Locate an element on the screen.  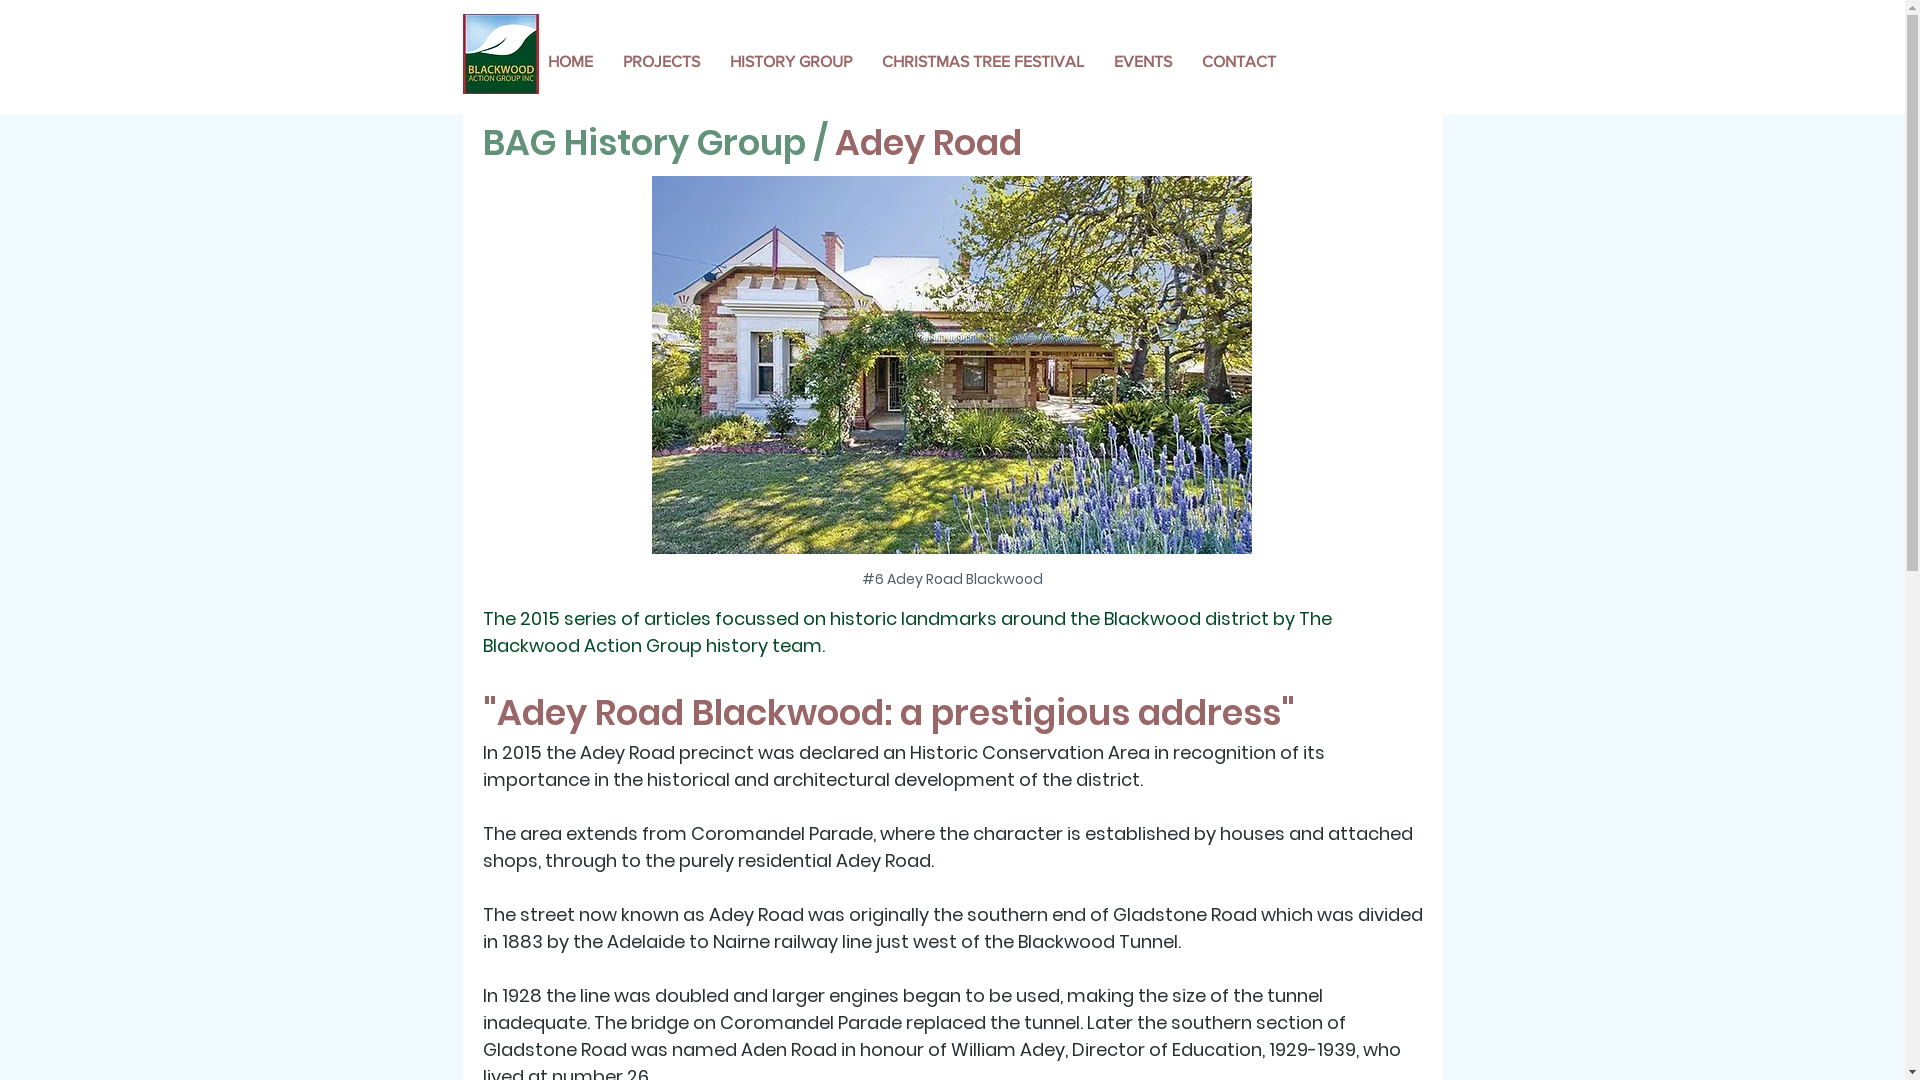
'HOME' is located at coordinates (532, 60).